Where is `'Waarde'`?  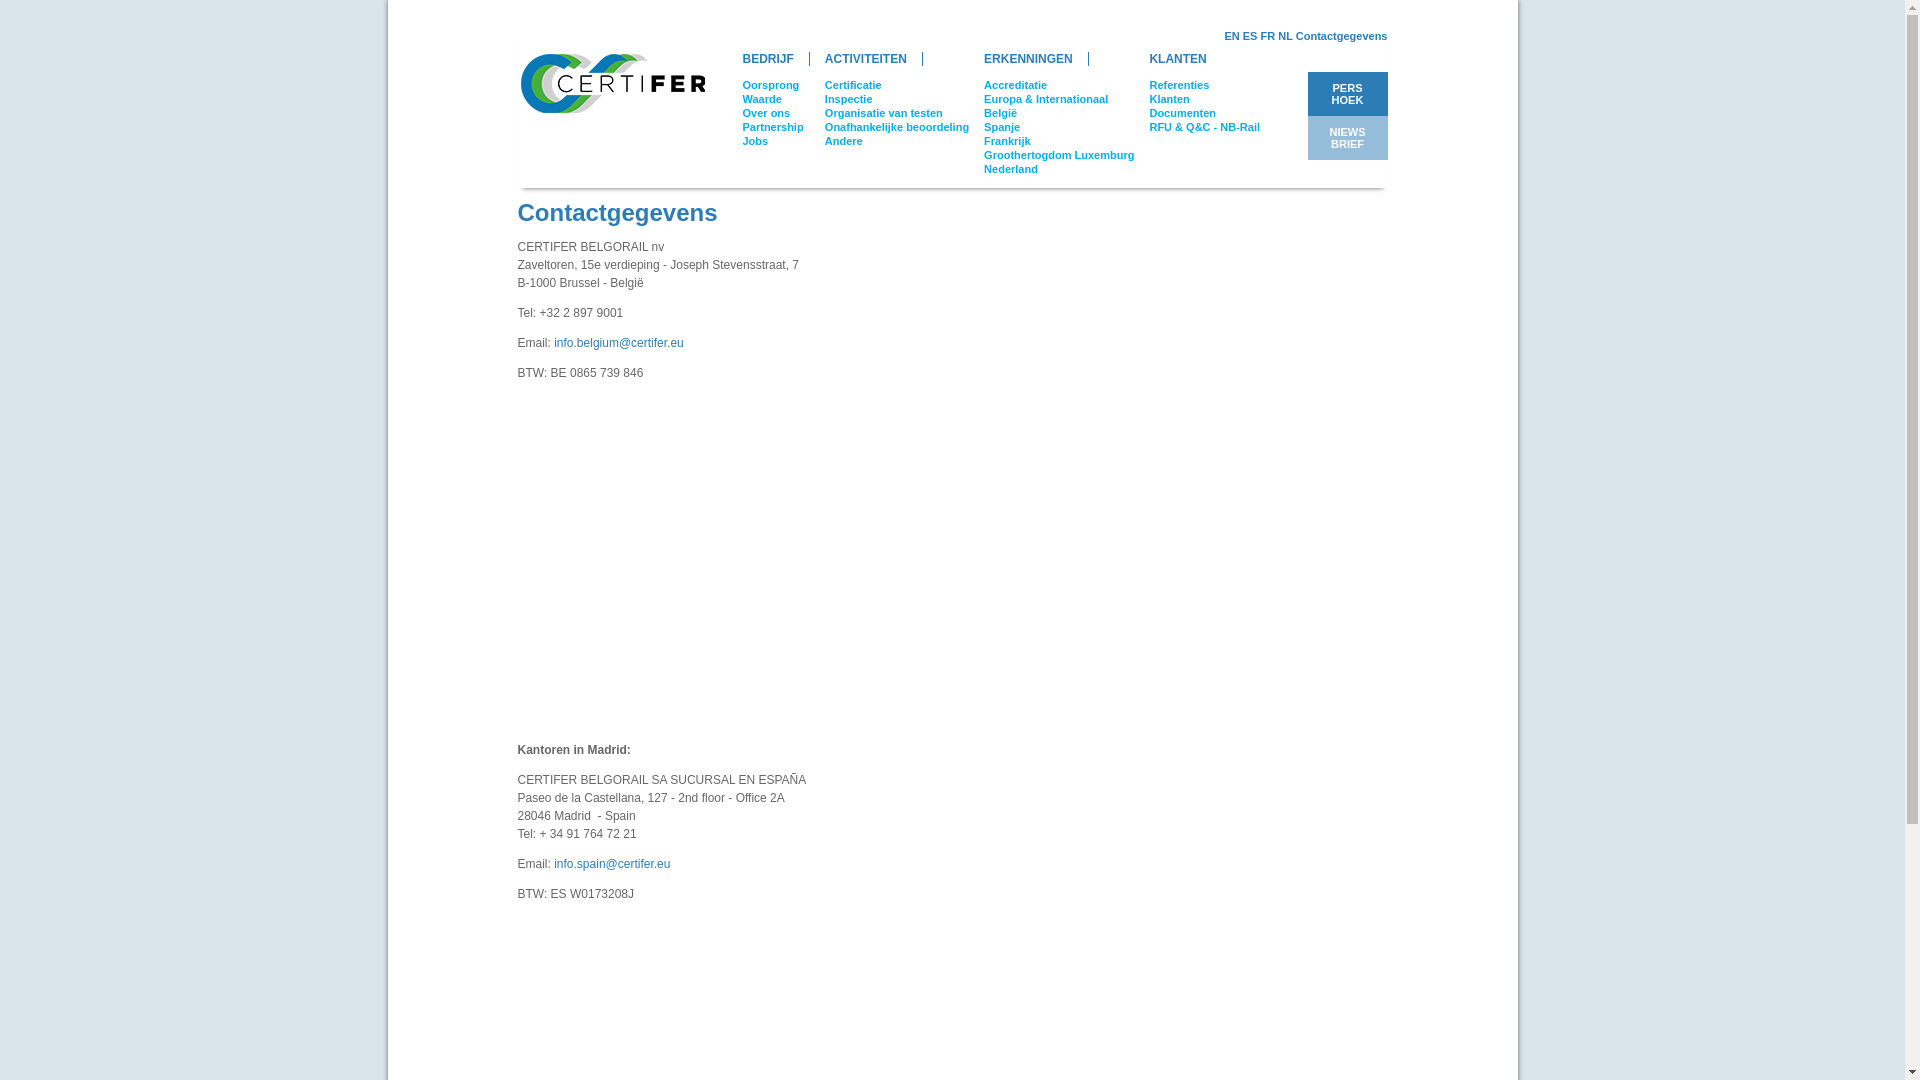 'Waarde' is located at coordinates (760, 99).